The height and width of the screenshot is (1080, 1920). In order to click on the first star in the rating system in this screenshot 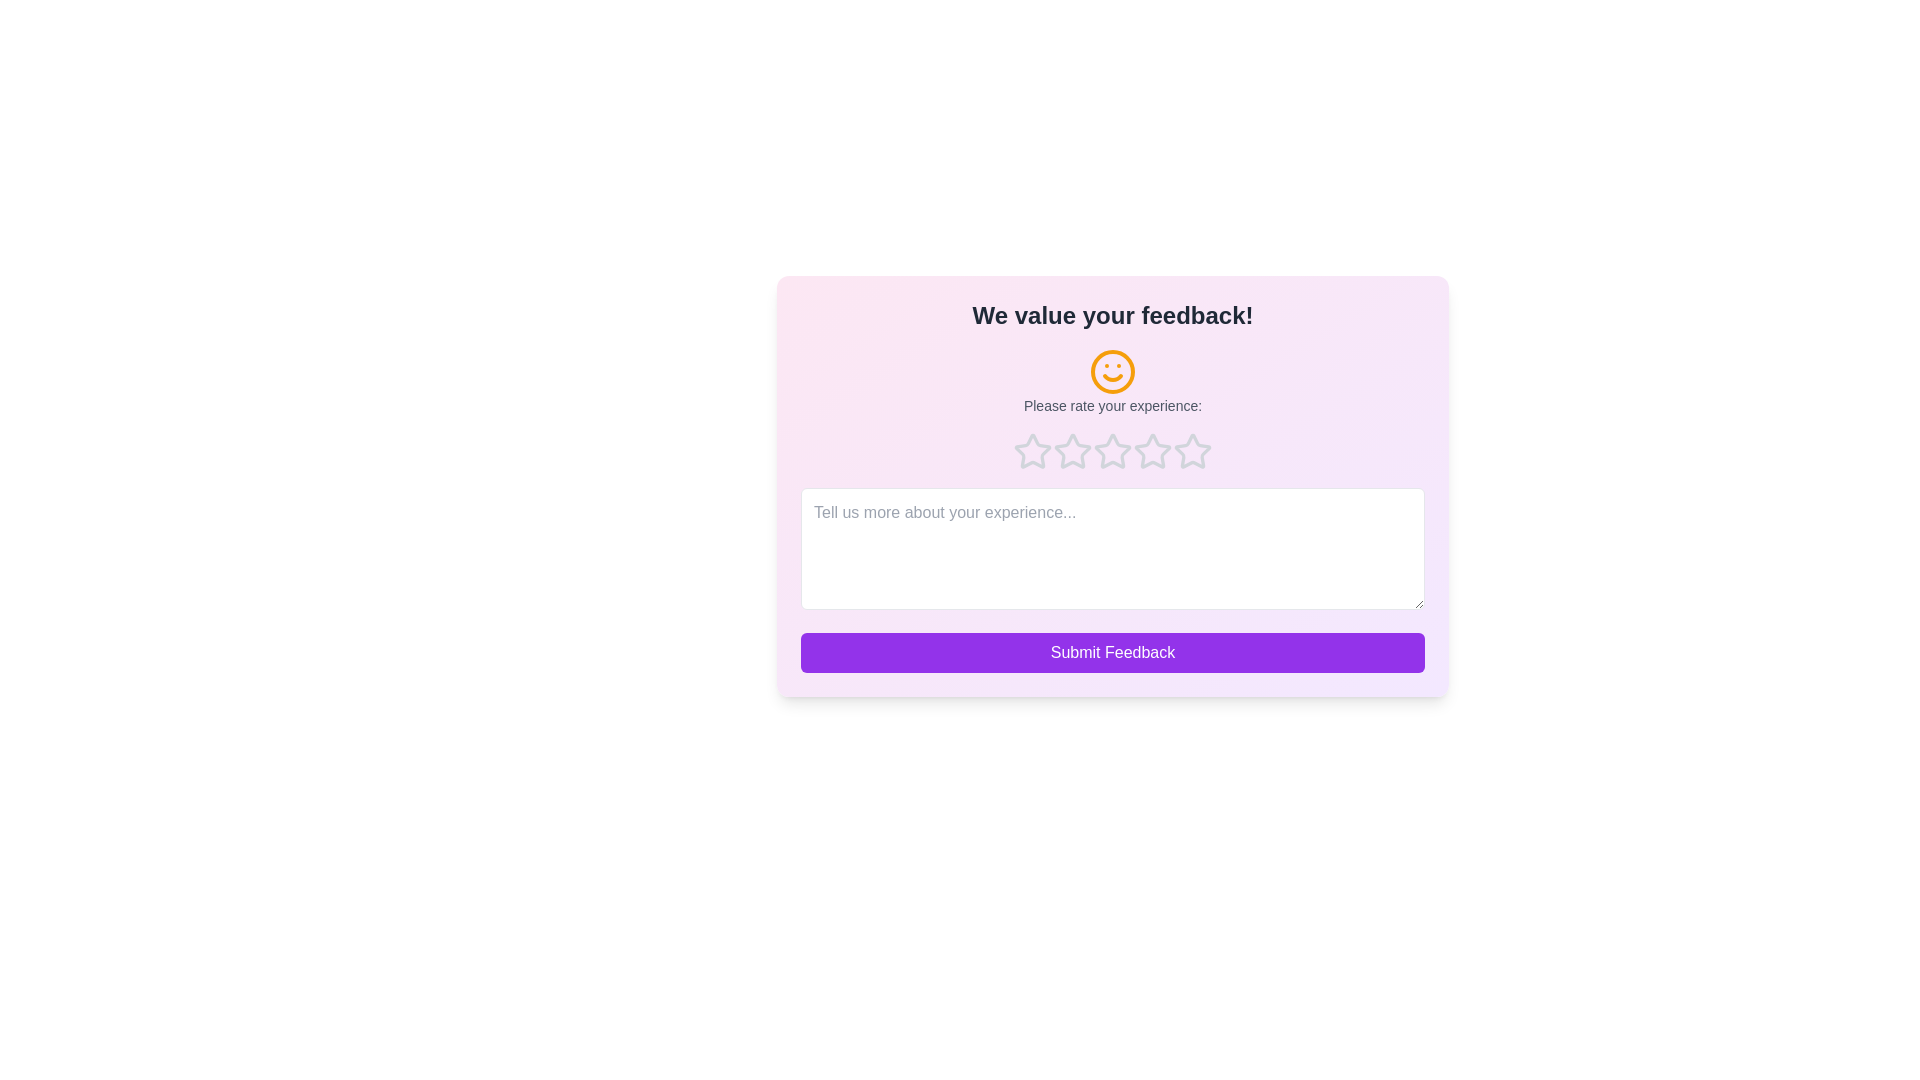, I will do `click(1032, 451)`.